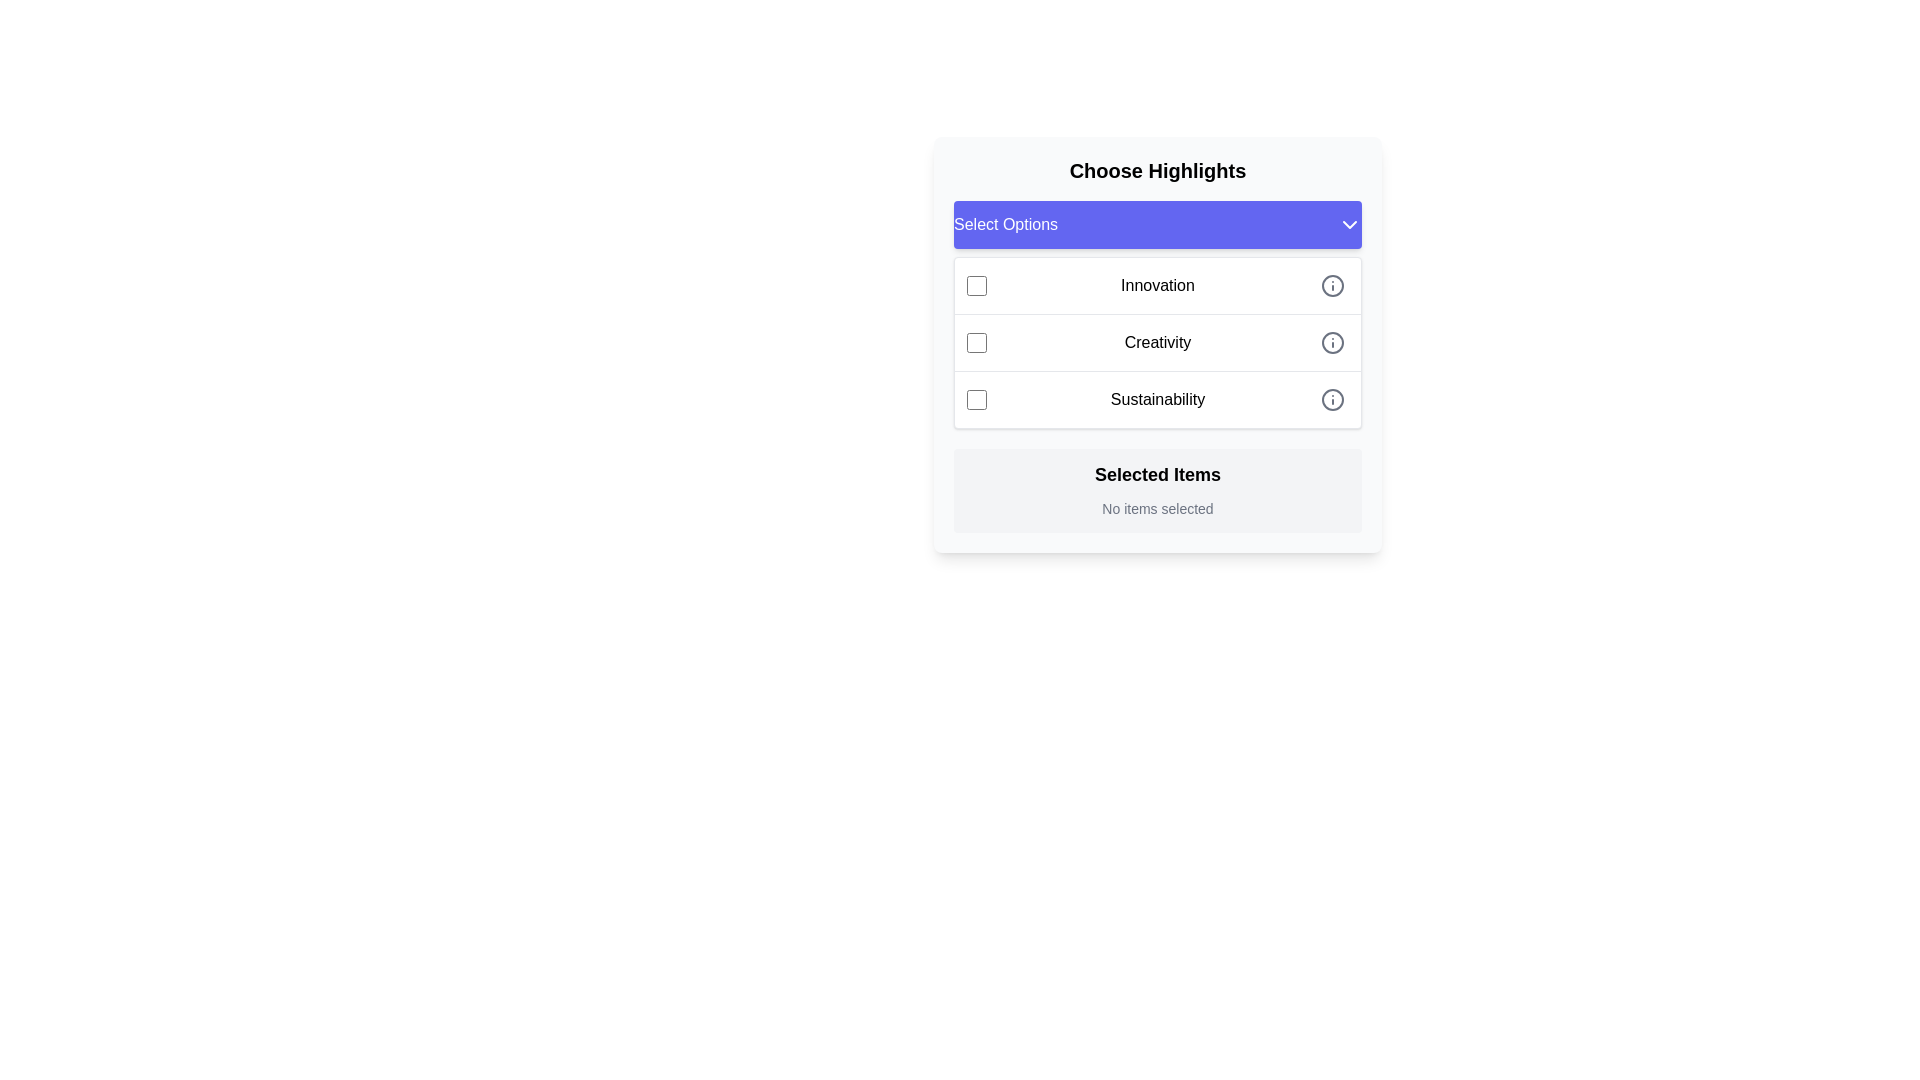 The width and height of the screenshot is (1920, 1080). I want to click on the static text label displaying 'Innovation' which is centrally positioned in the option row, adjacent to a checkbox and an information icon, so click(1157, 285).